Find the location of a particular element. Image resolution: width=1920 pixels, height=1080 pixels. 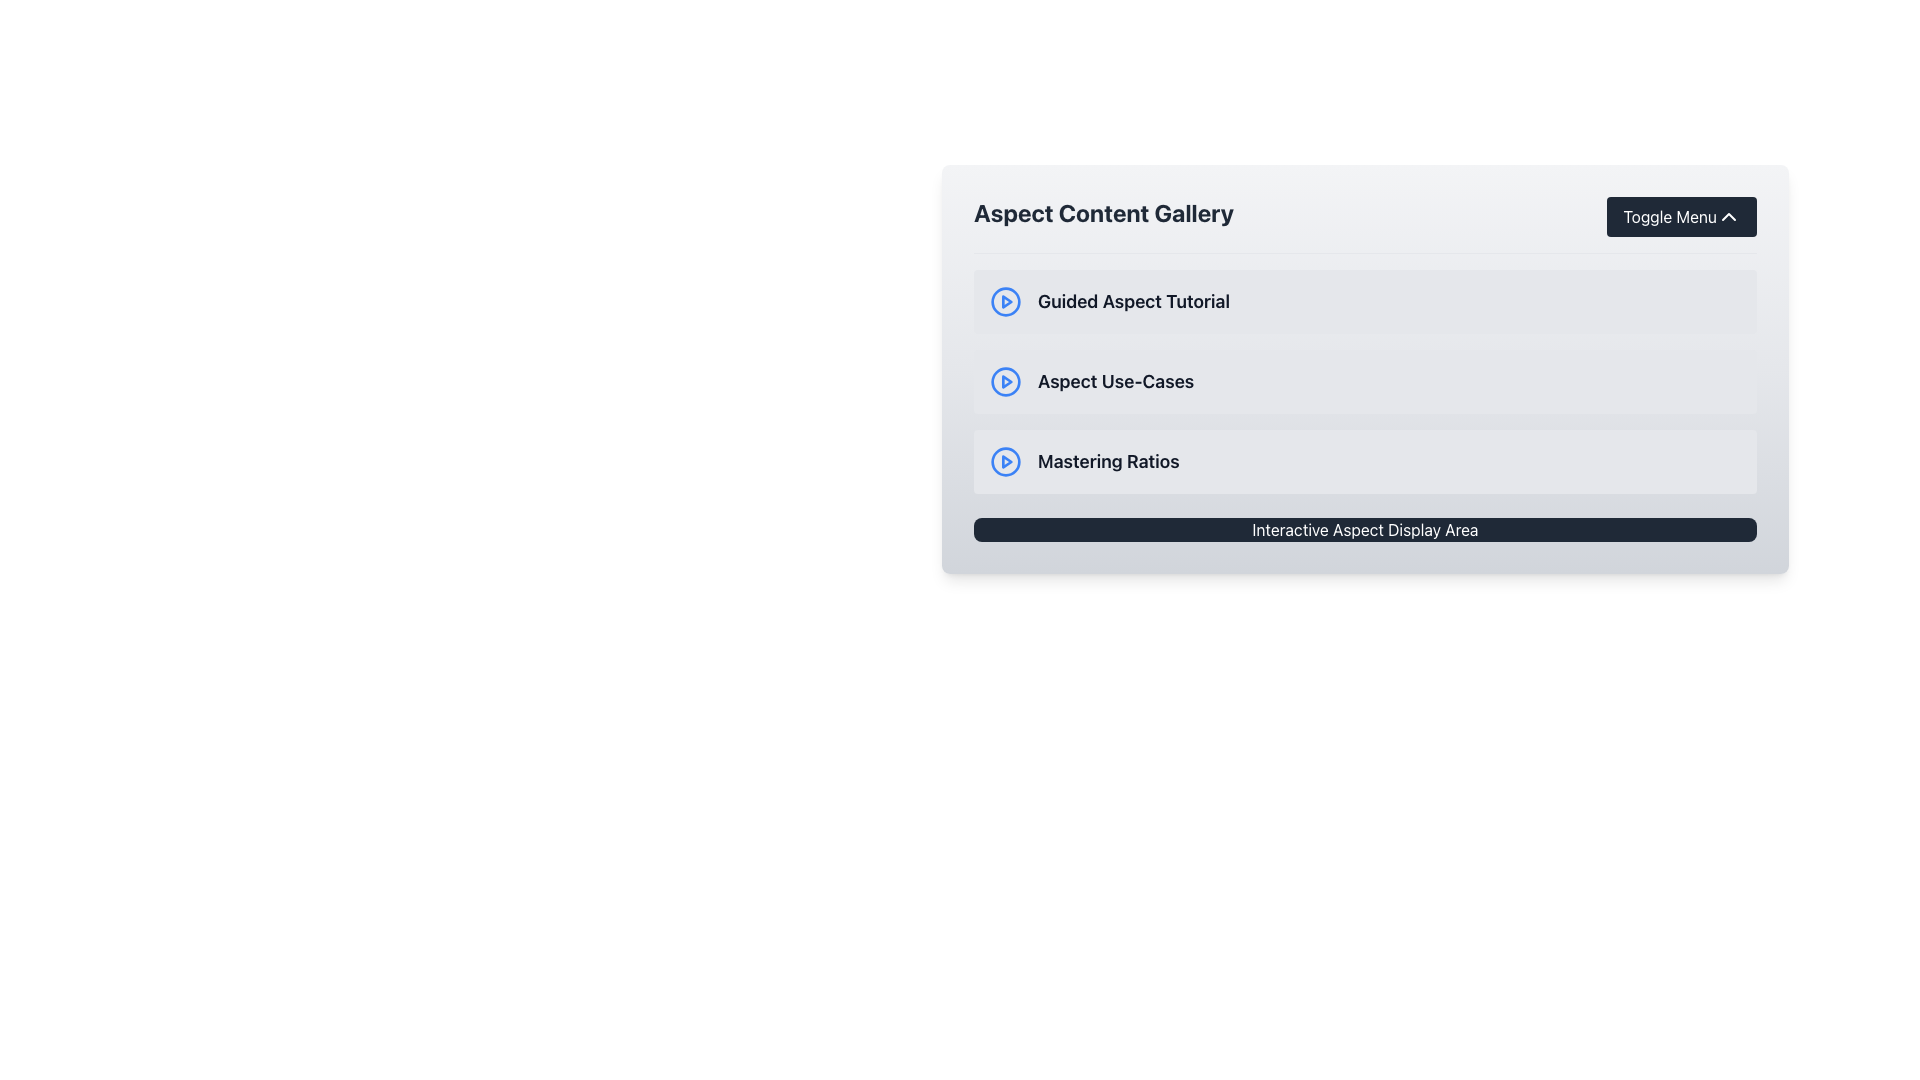

the inner circular outline of the play button icon located in the middle row of the list item labeled 'Aspect Use-Cases' is located at coordinates (1006, 381).